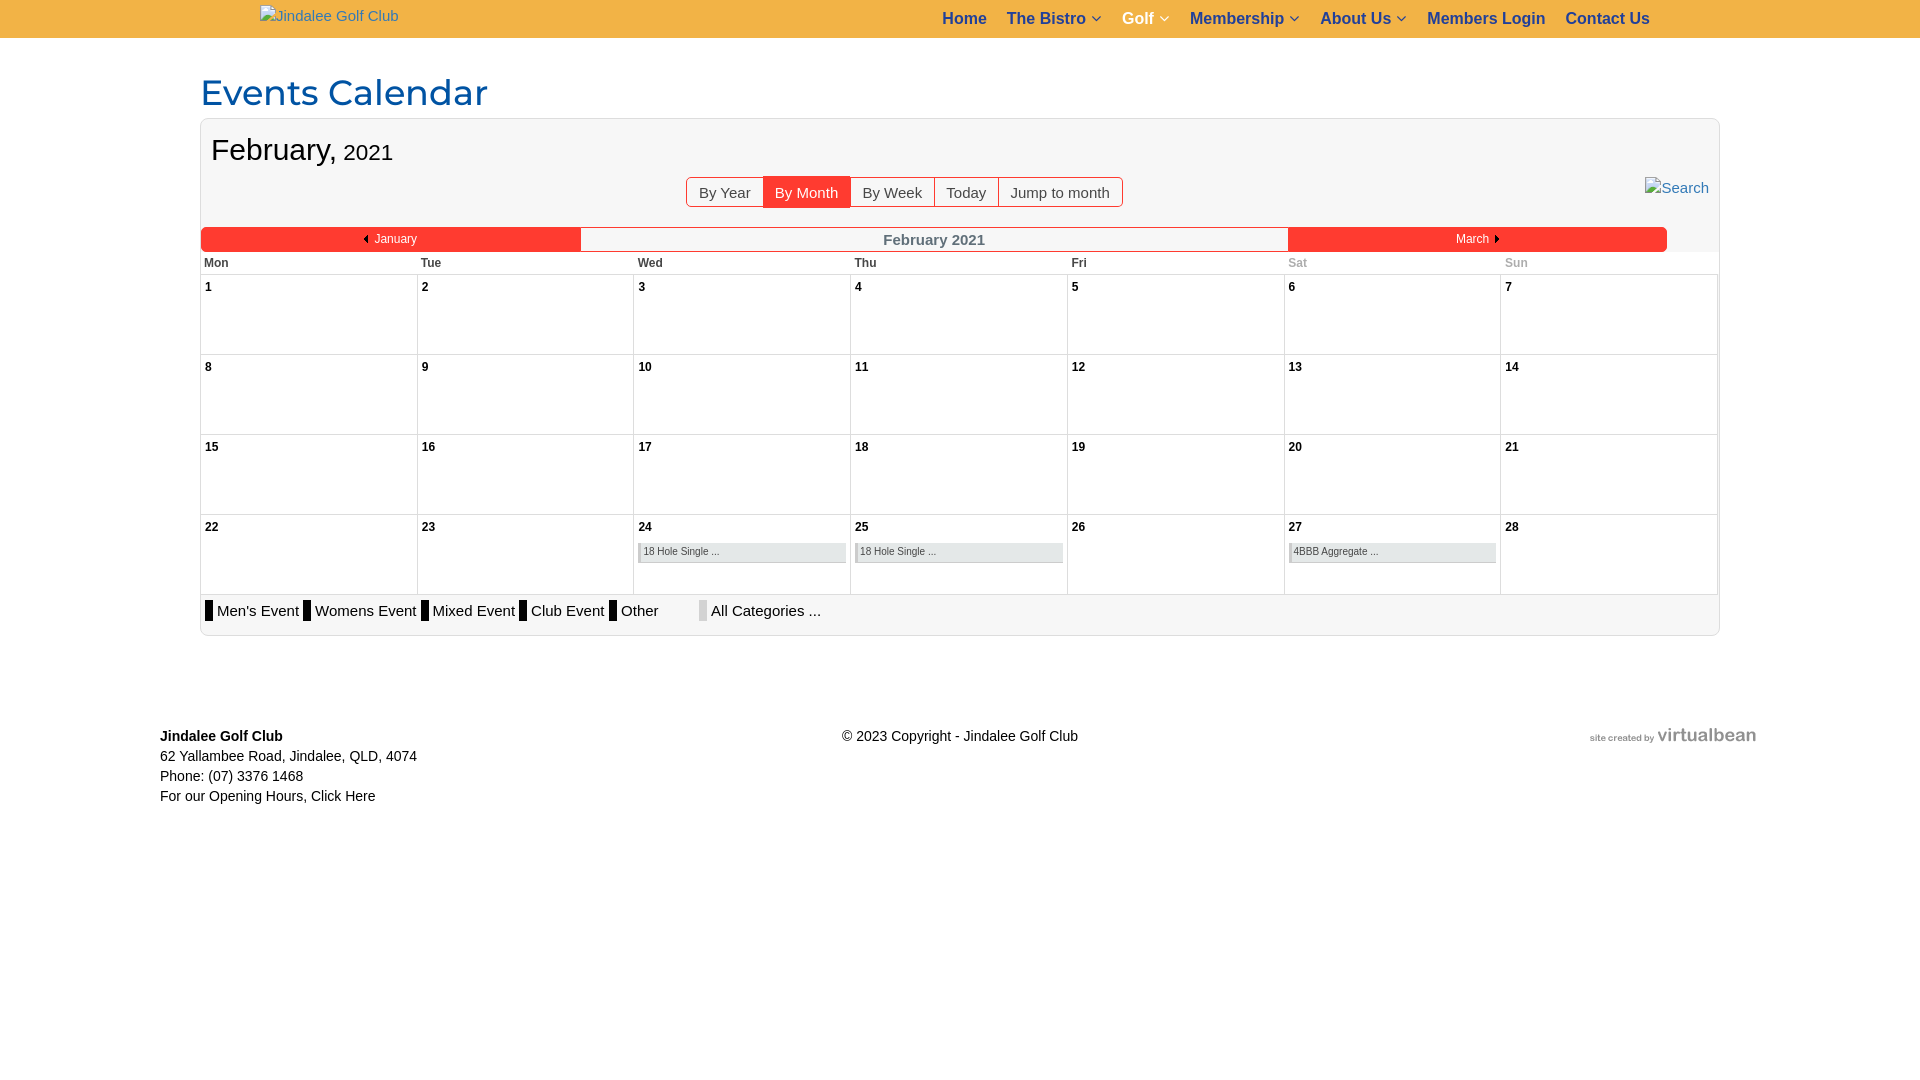 The image size is (1920, 1080). Describe the element at coordinates (854, 366) in the screenshot. I see `'11'` at that location.